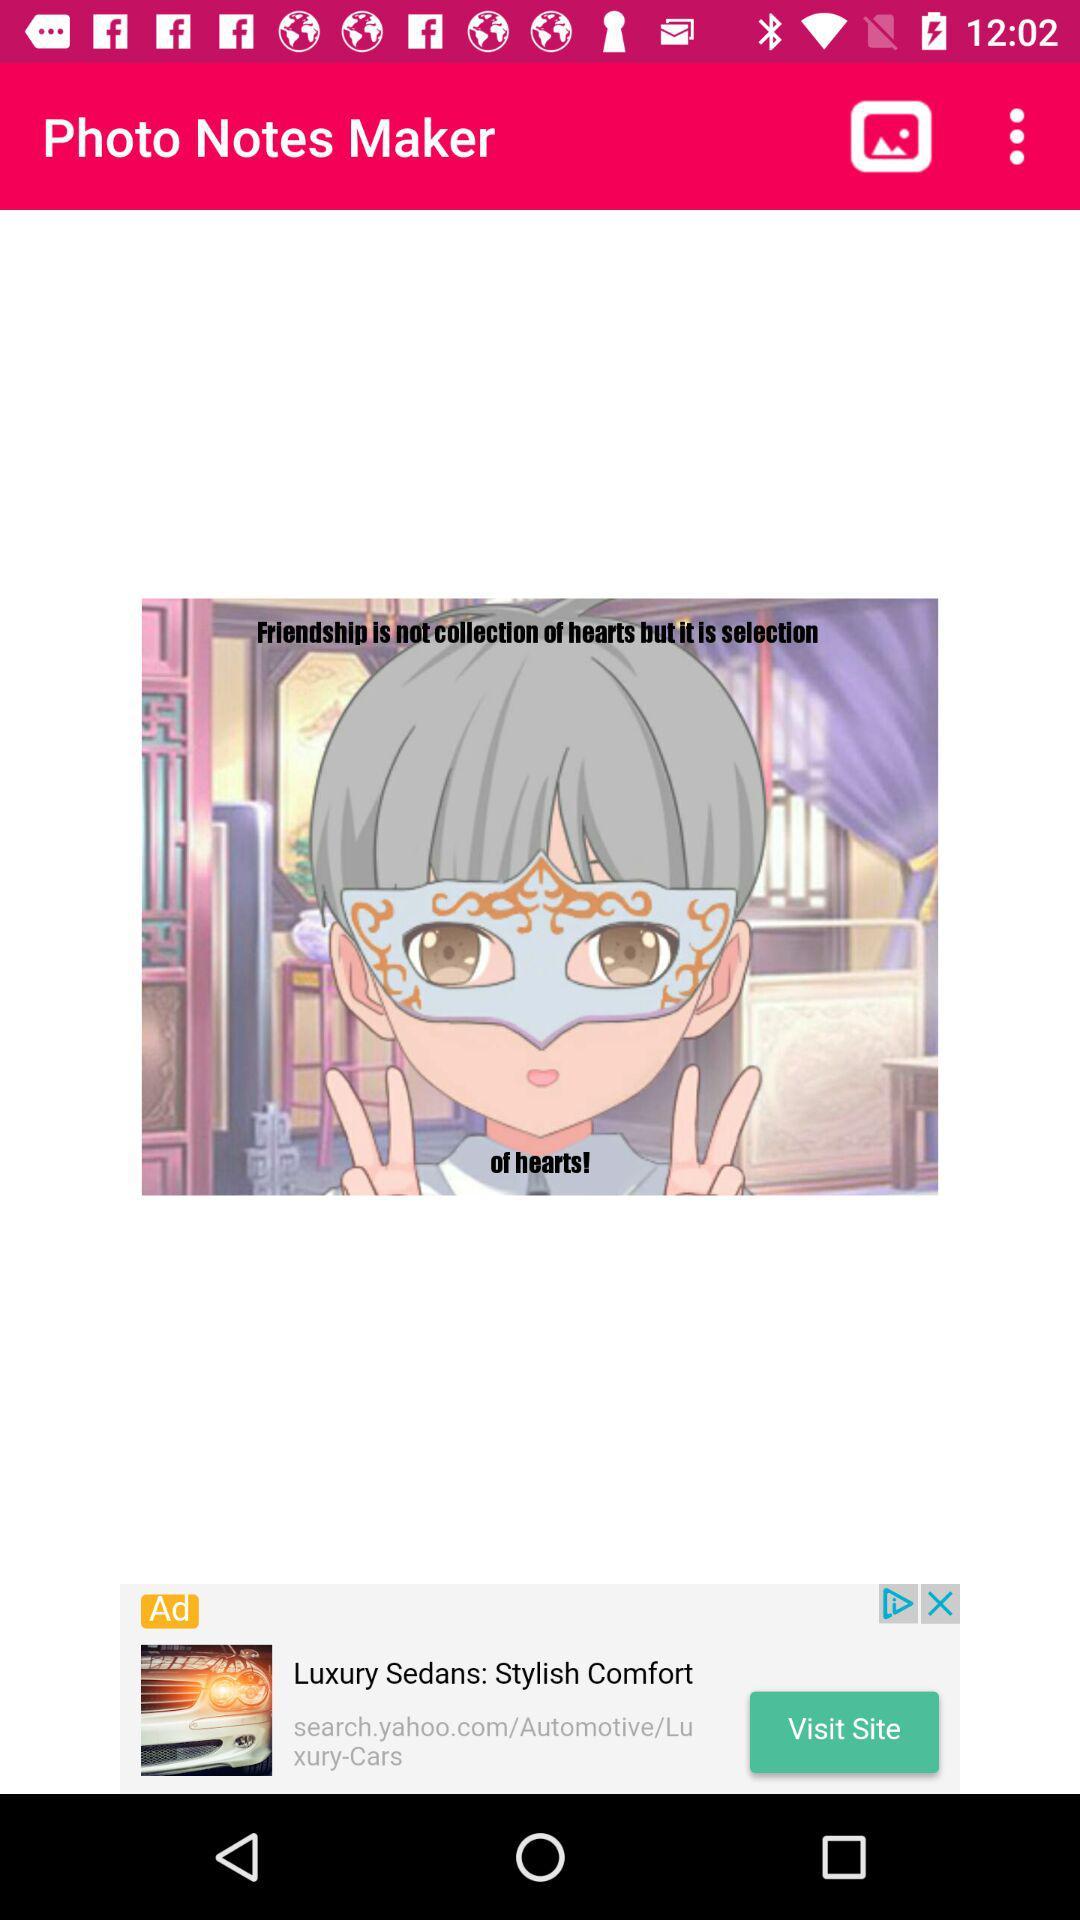  Describe the element at coordinates (1017, 135) in the screenshot. I see `menu icon` at that location.